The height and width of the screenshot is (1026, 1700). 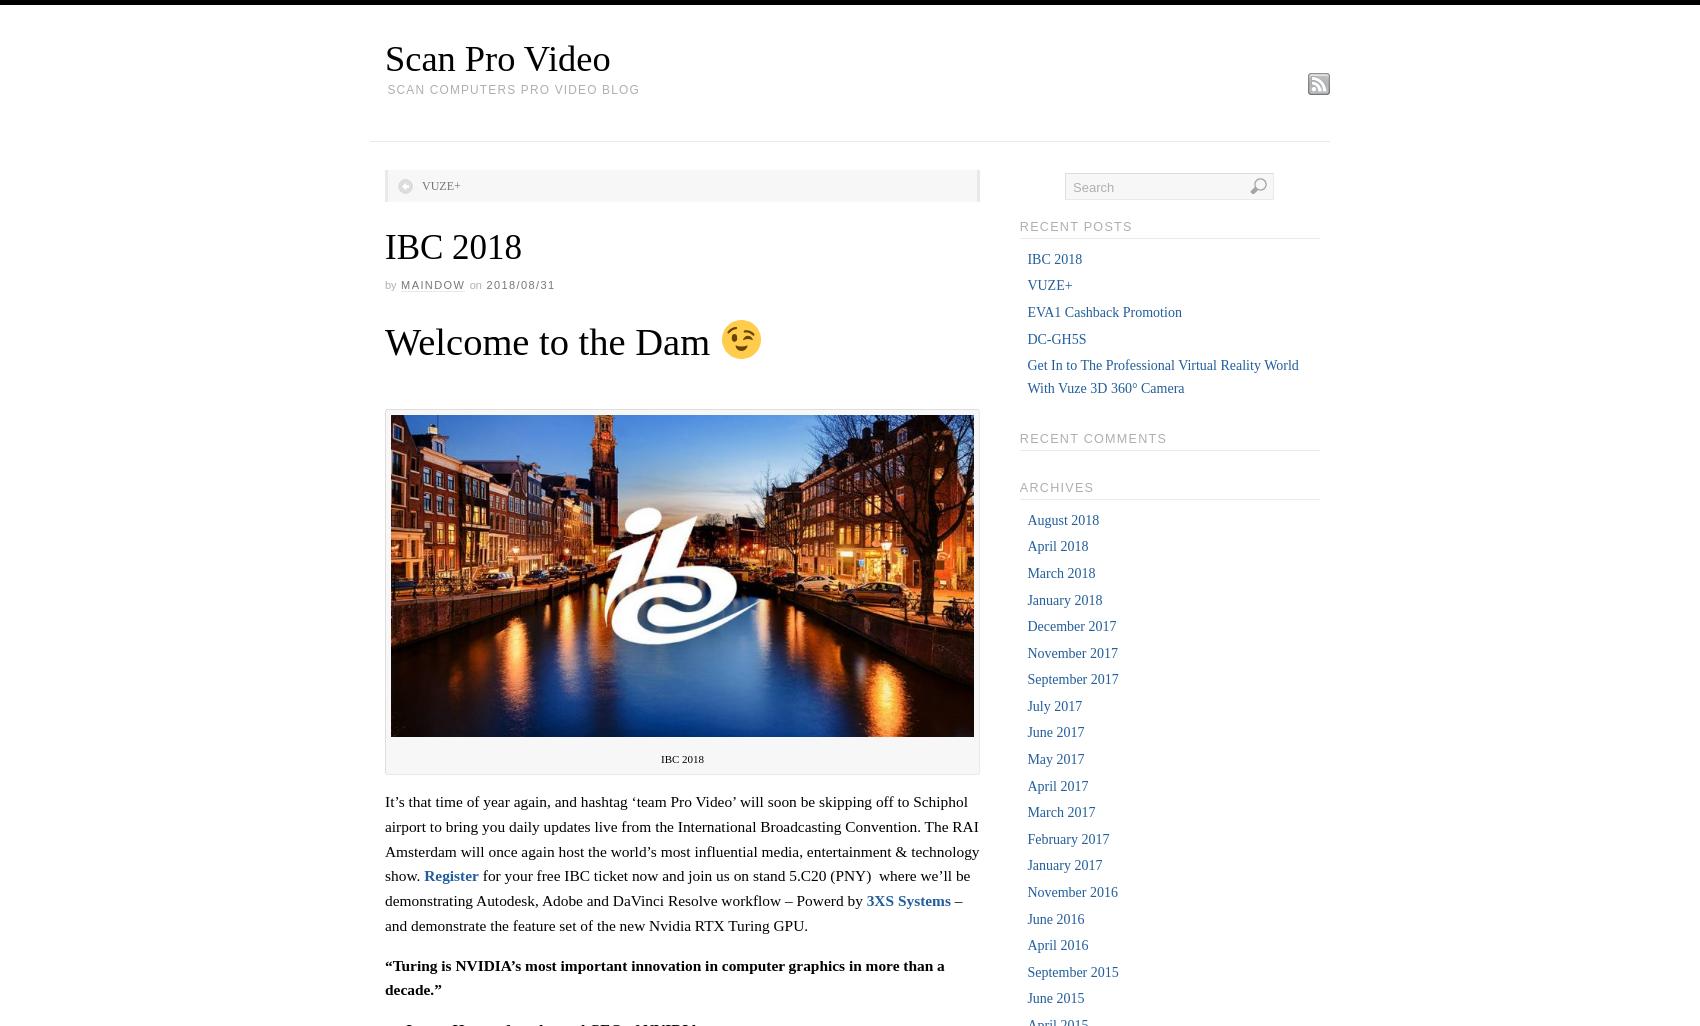 I want to click on '“Turing is NVIDIA’s most important innovation in computer graphics in more than a decade.”', so click(x=664, y=975).